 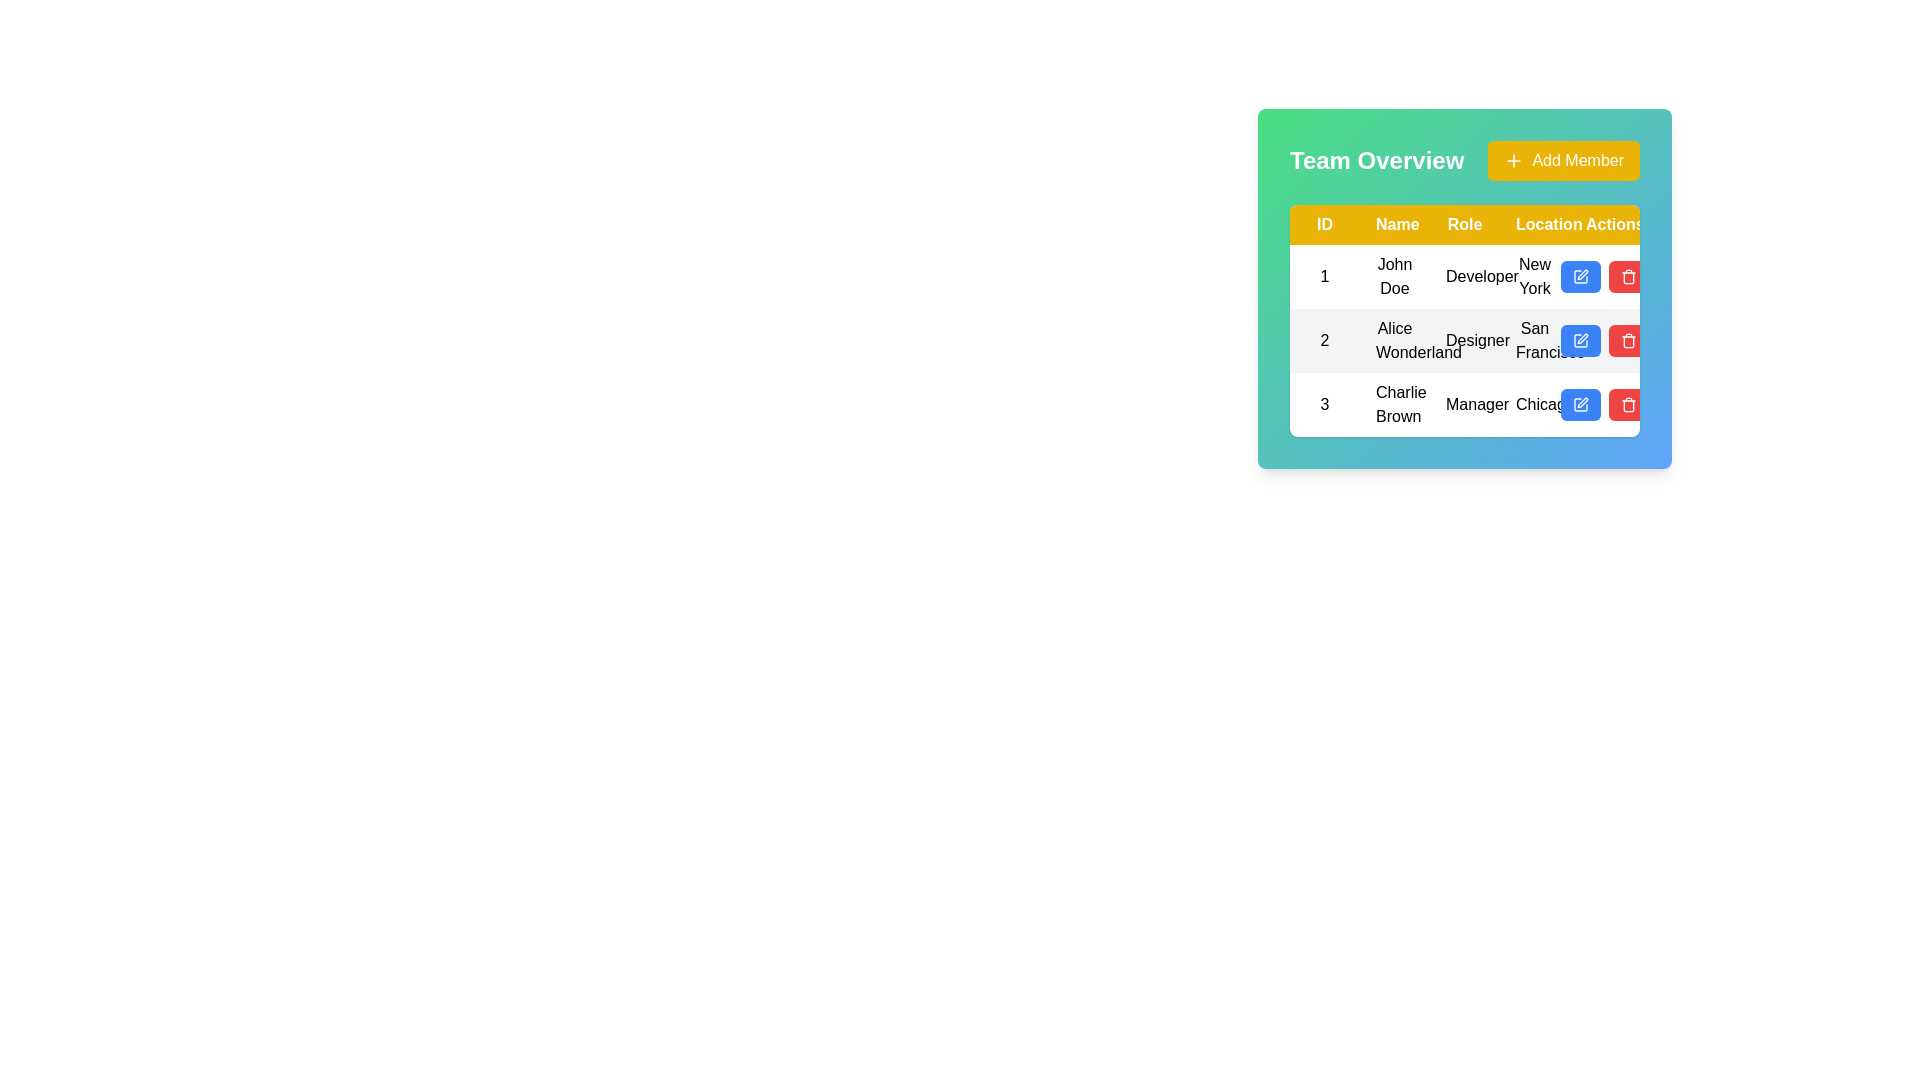 What do you see at coordinates (1464, 277) in the screenshot?
I see `the static text label indicating the professional role of 'John Doe', located in the 'Role' column of the table` at bounding box center [1464, 277].